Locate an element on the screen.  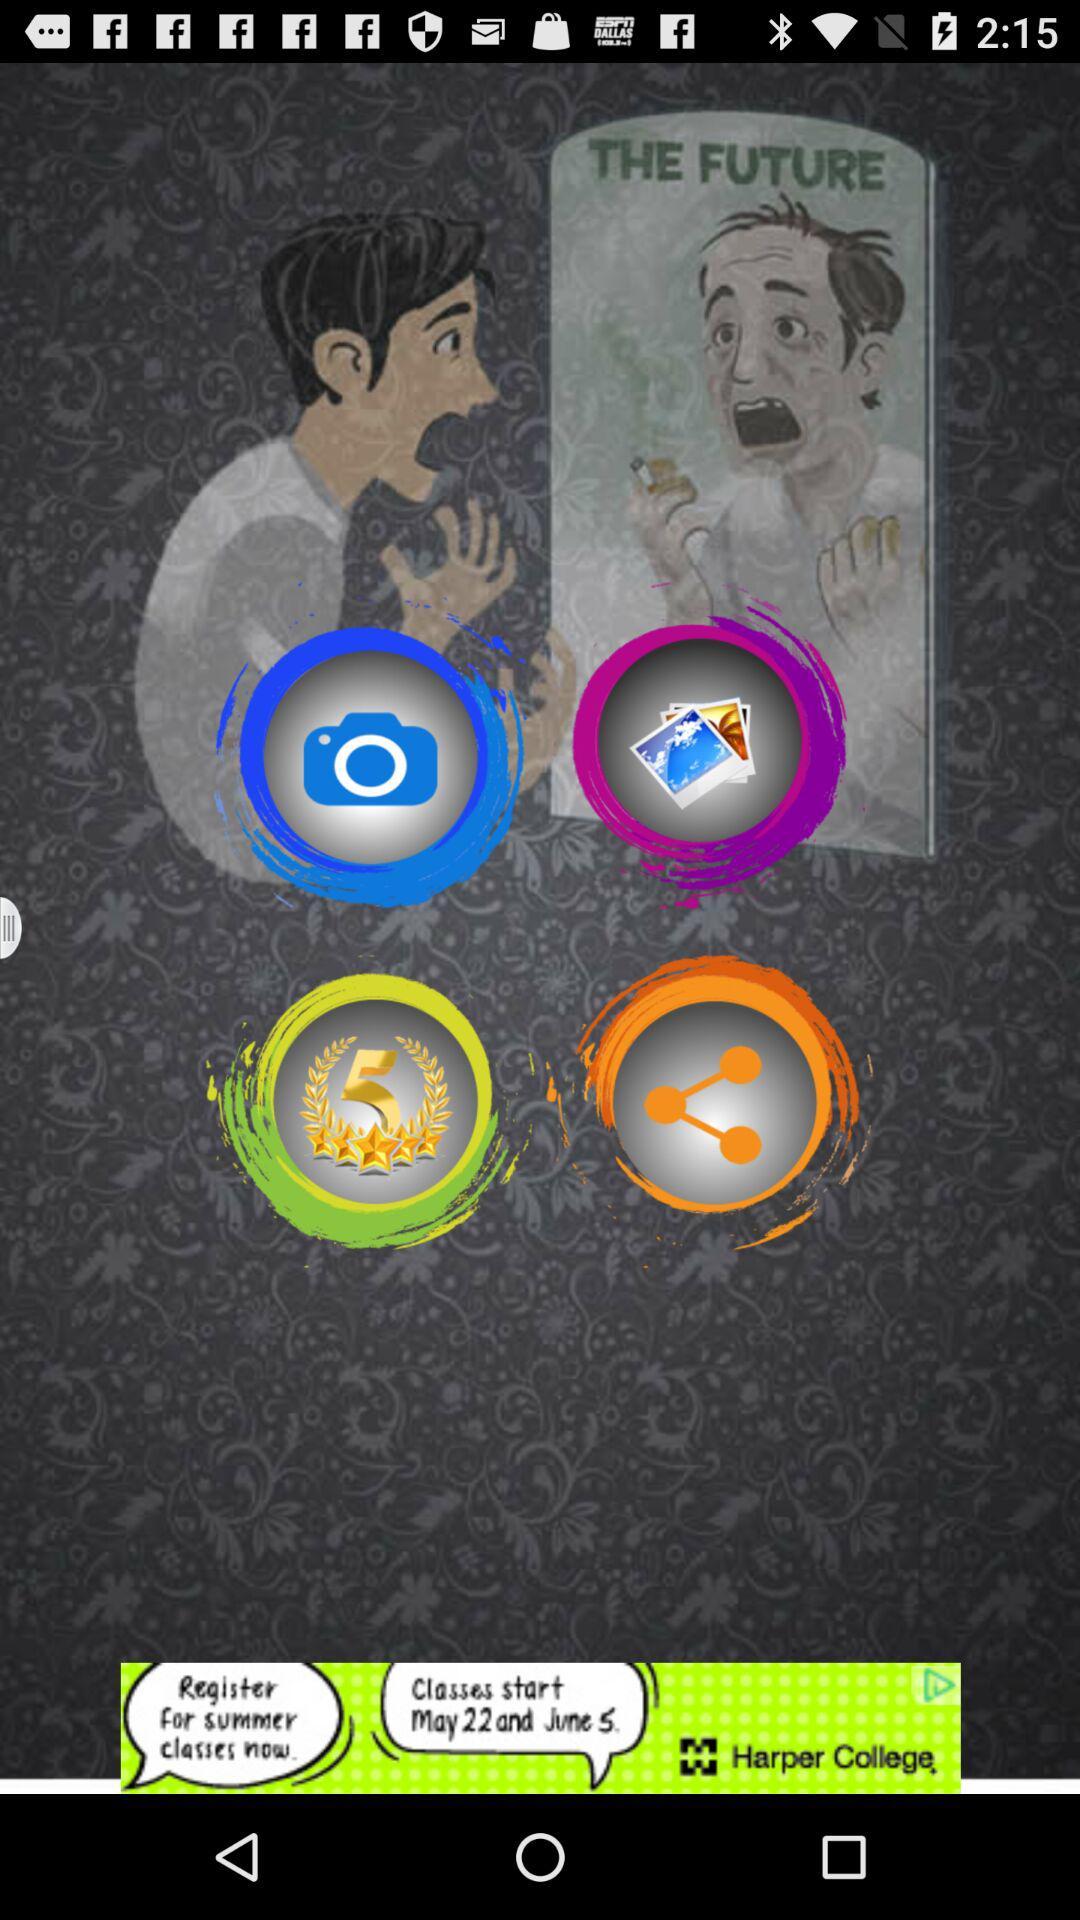
open another window is located at coordinates (23, 927).